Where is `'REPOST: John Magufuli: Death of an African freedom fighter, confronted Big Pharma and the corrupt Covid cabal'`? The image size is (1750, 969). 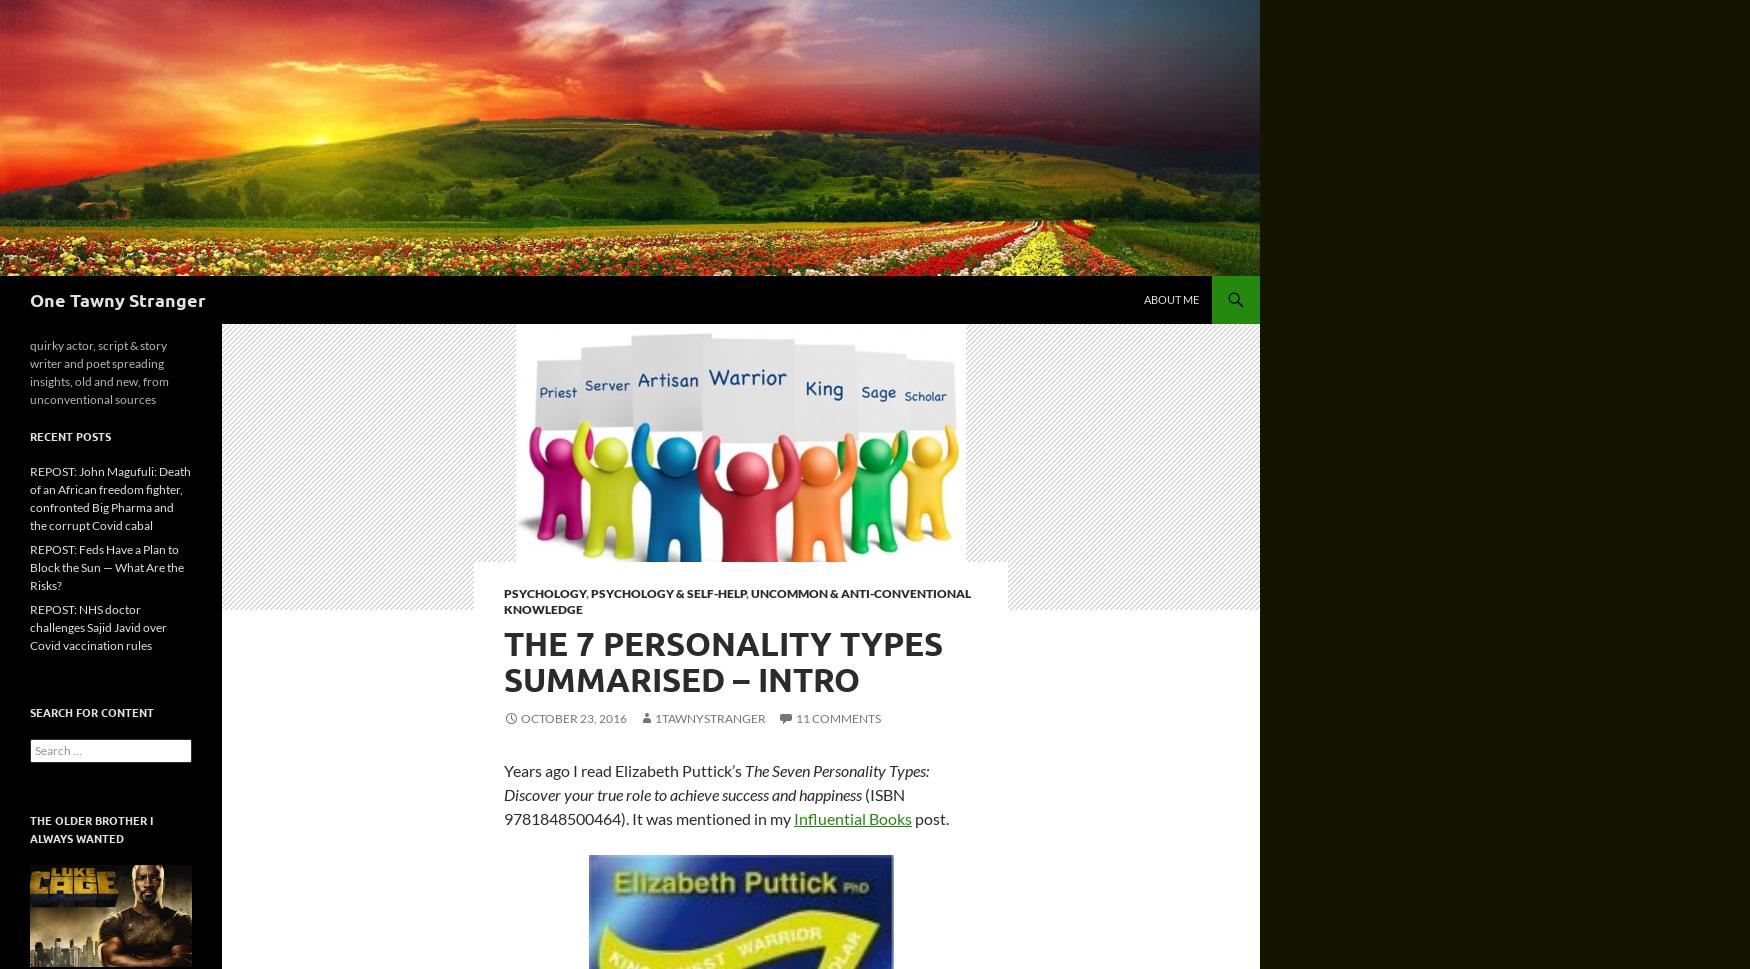 'REPOST: John Magufuli: Death of an African freedom fighter, confronted Big Pharma and the corrupt Covid cabal' is located at coordinates (110, 497).